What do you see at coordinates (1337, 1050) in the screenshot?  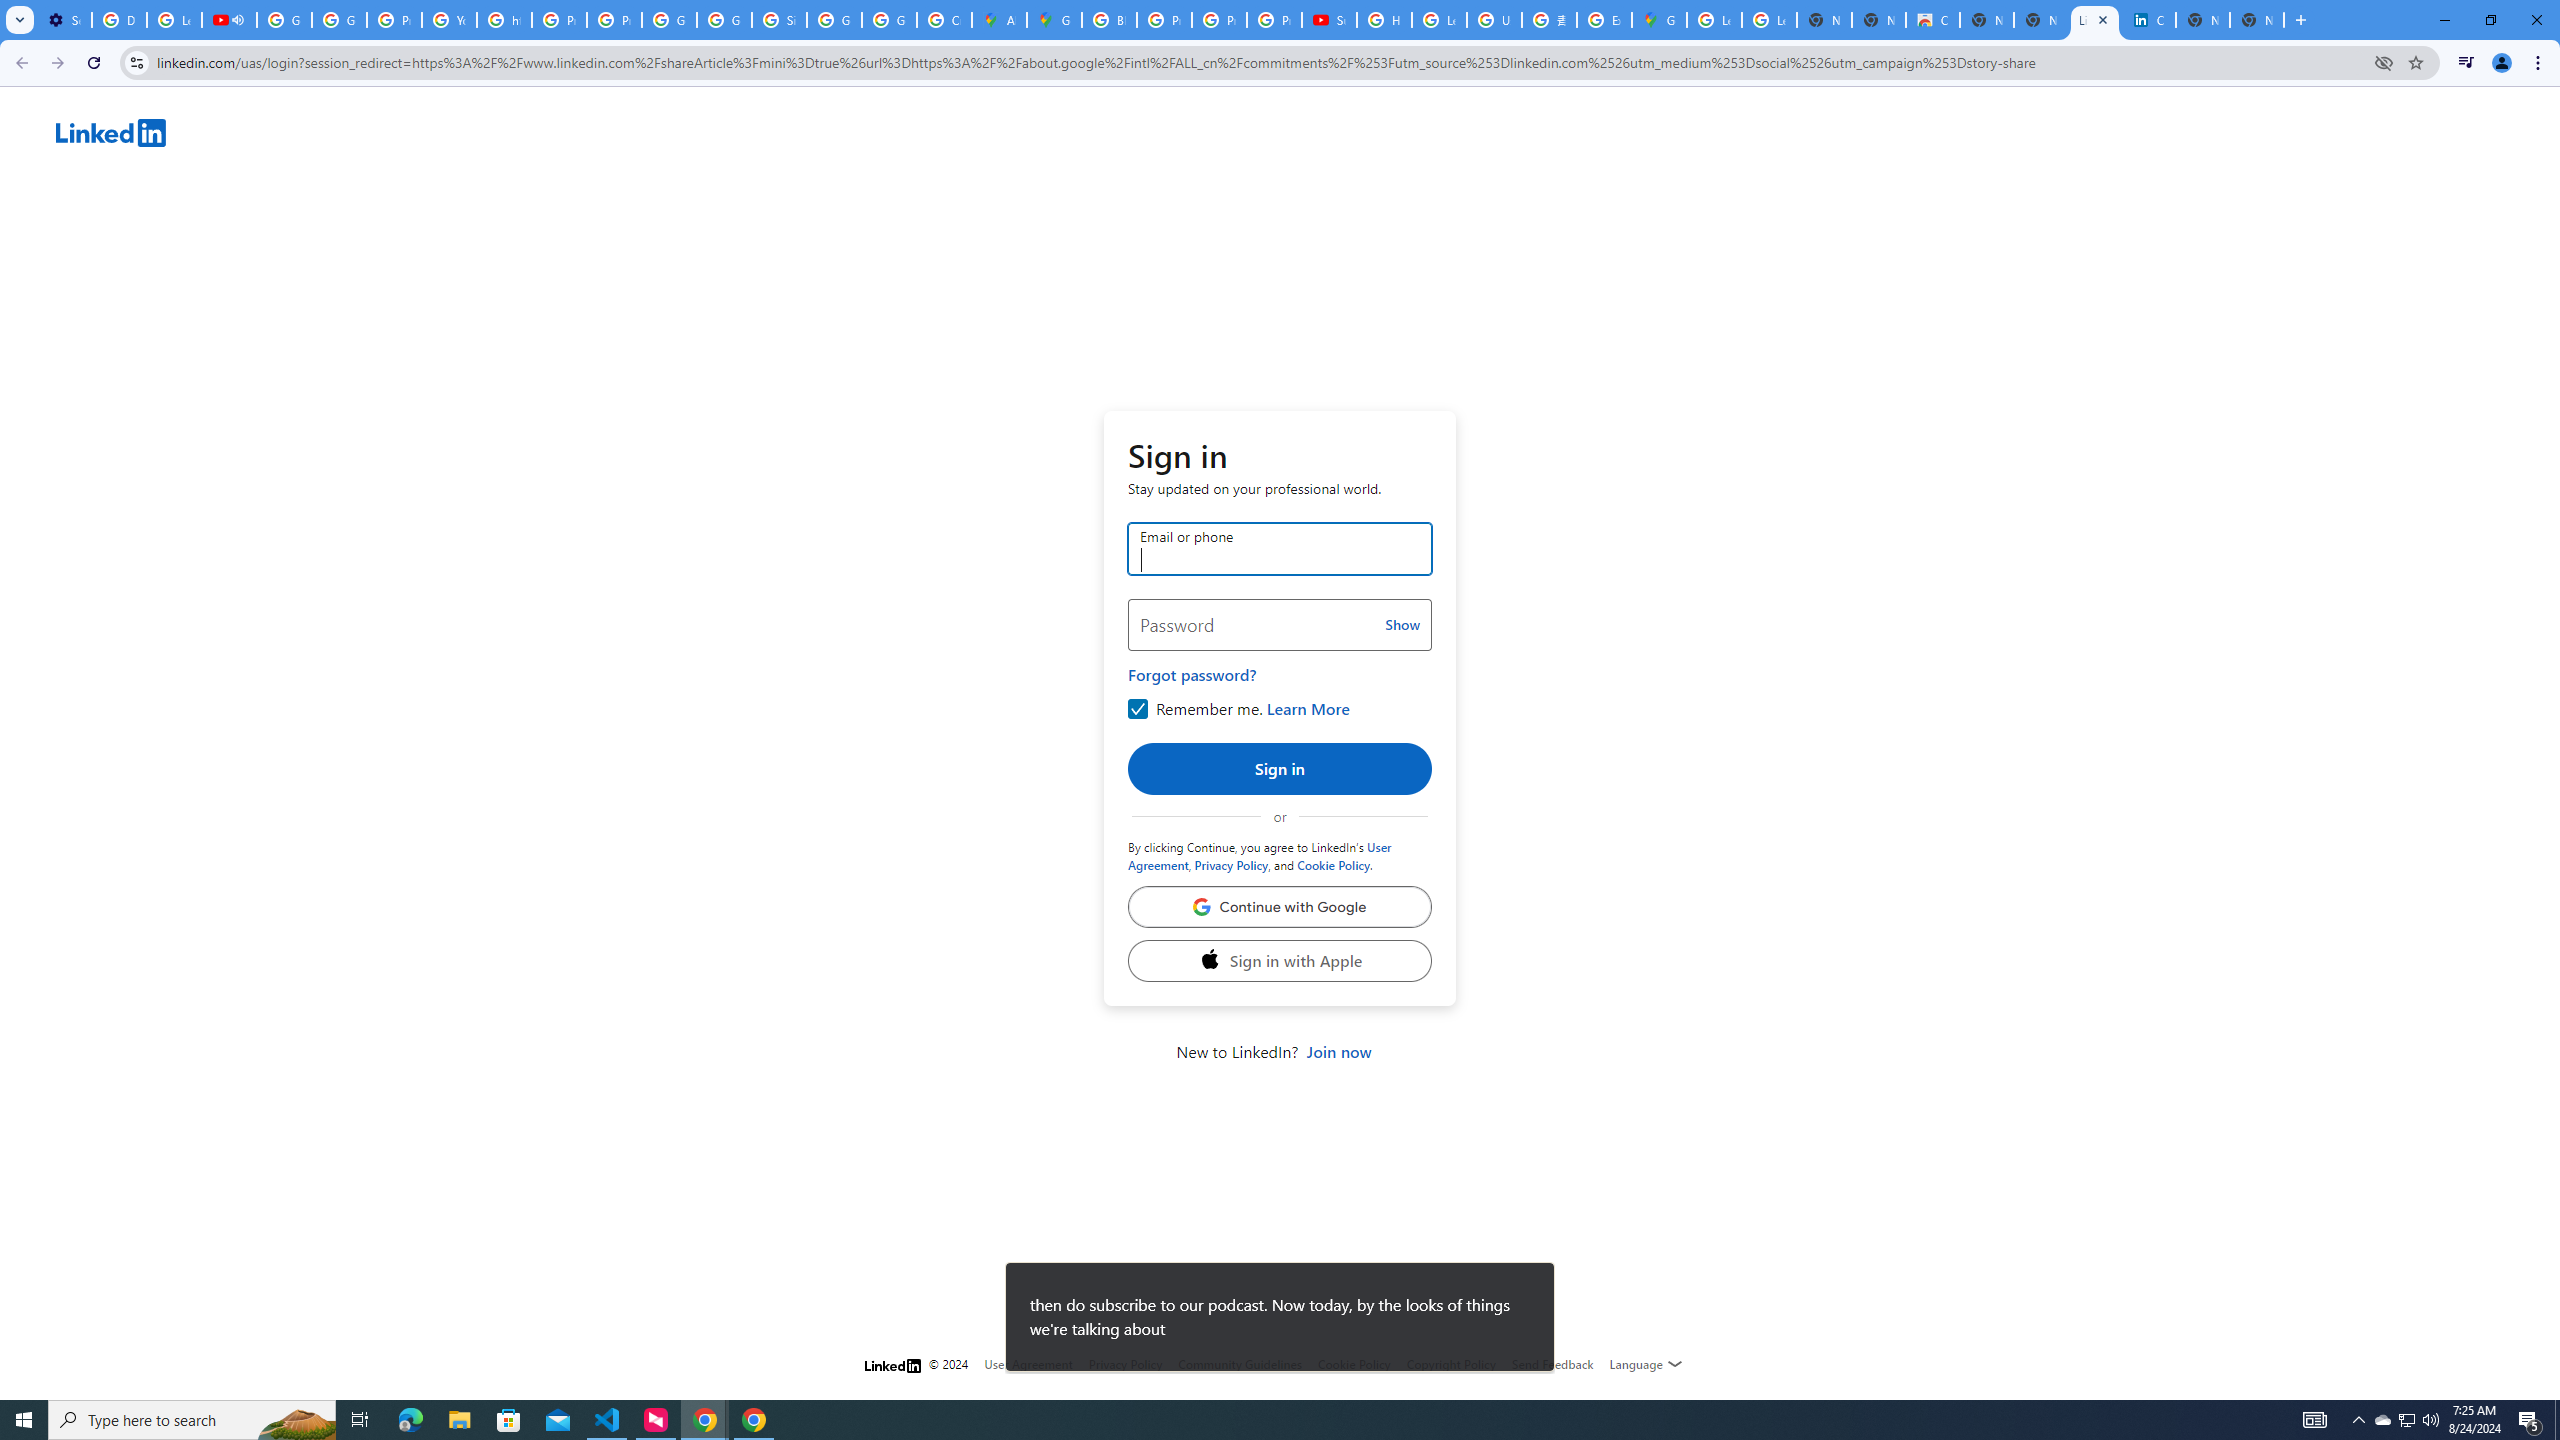 I see `'Join now'` at bounding box center [1337, 1050].